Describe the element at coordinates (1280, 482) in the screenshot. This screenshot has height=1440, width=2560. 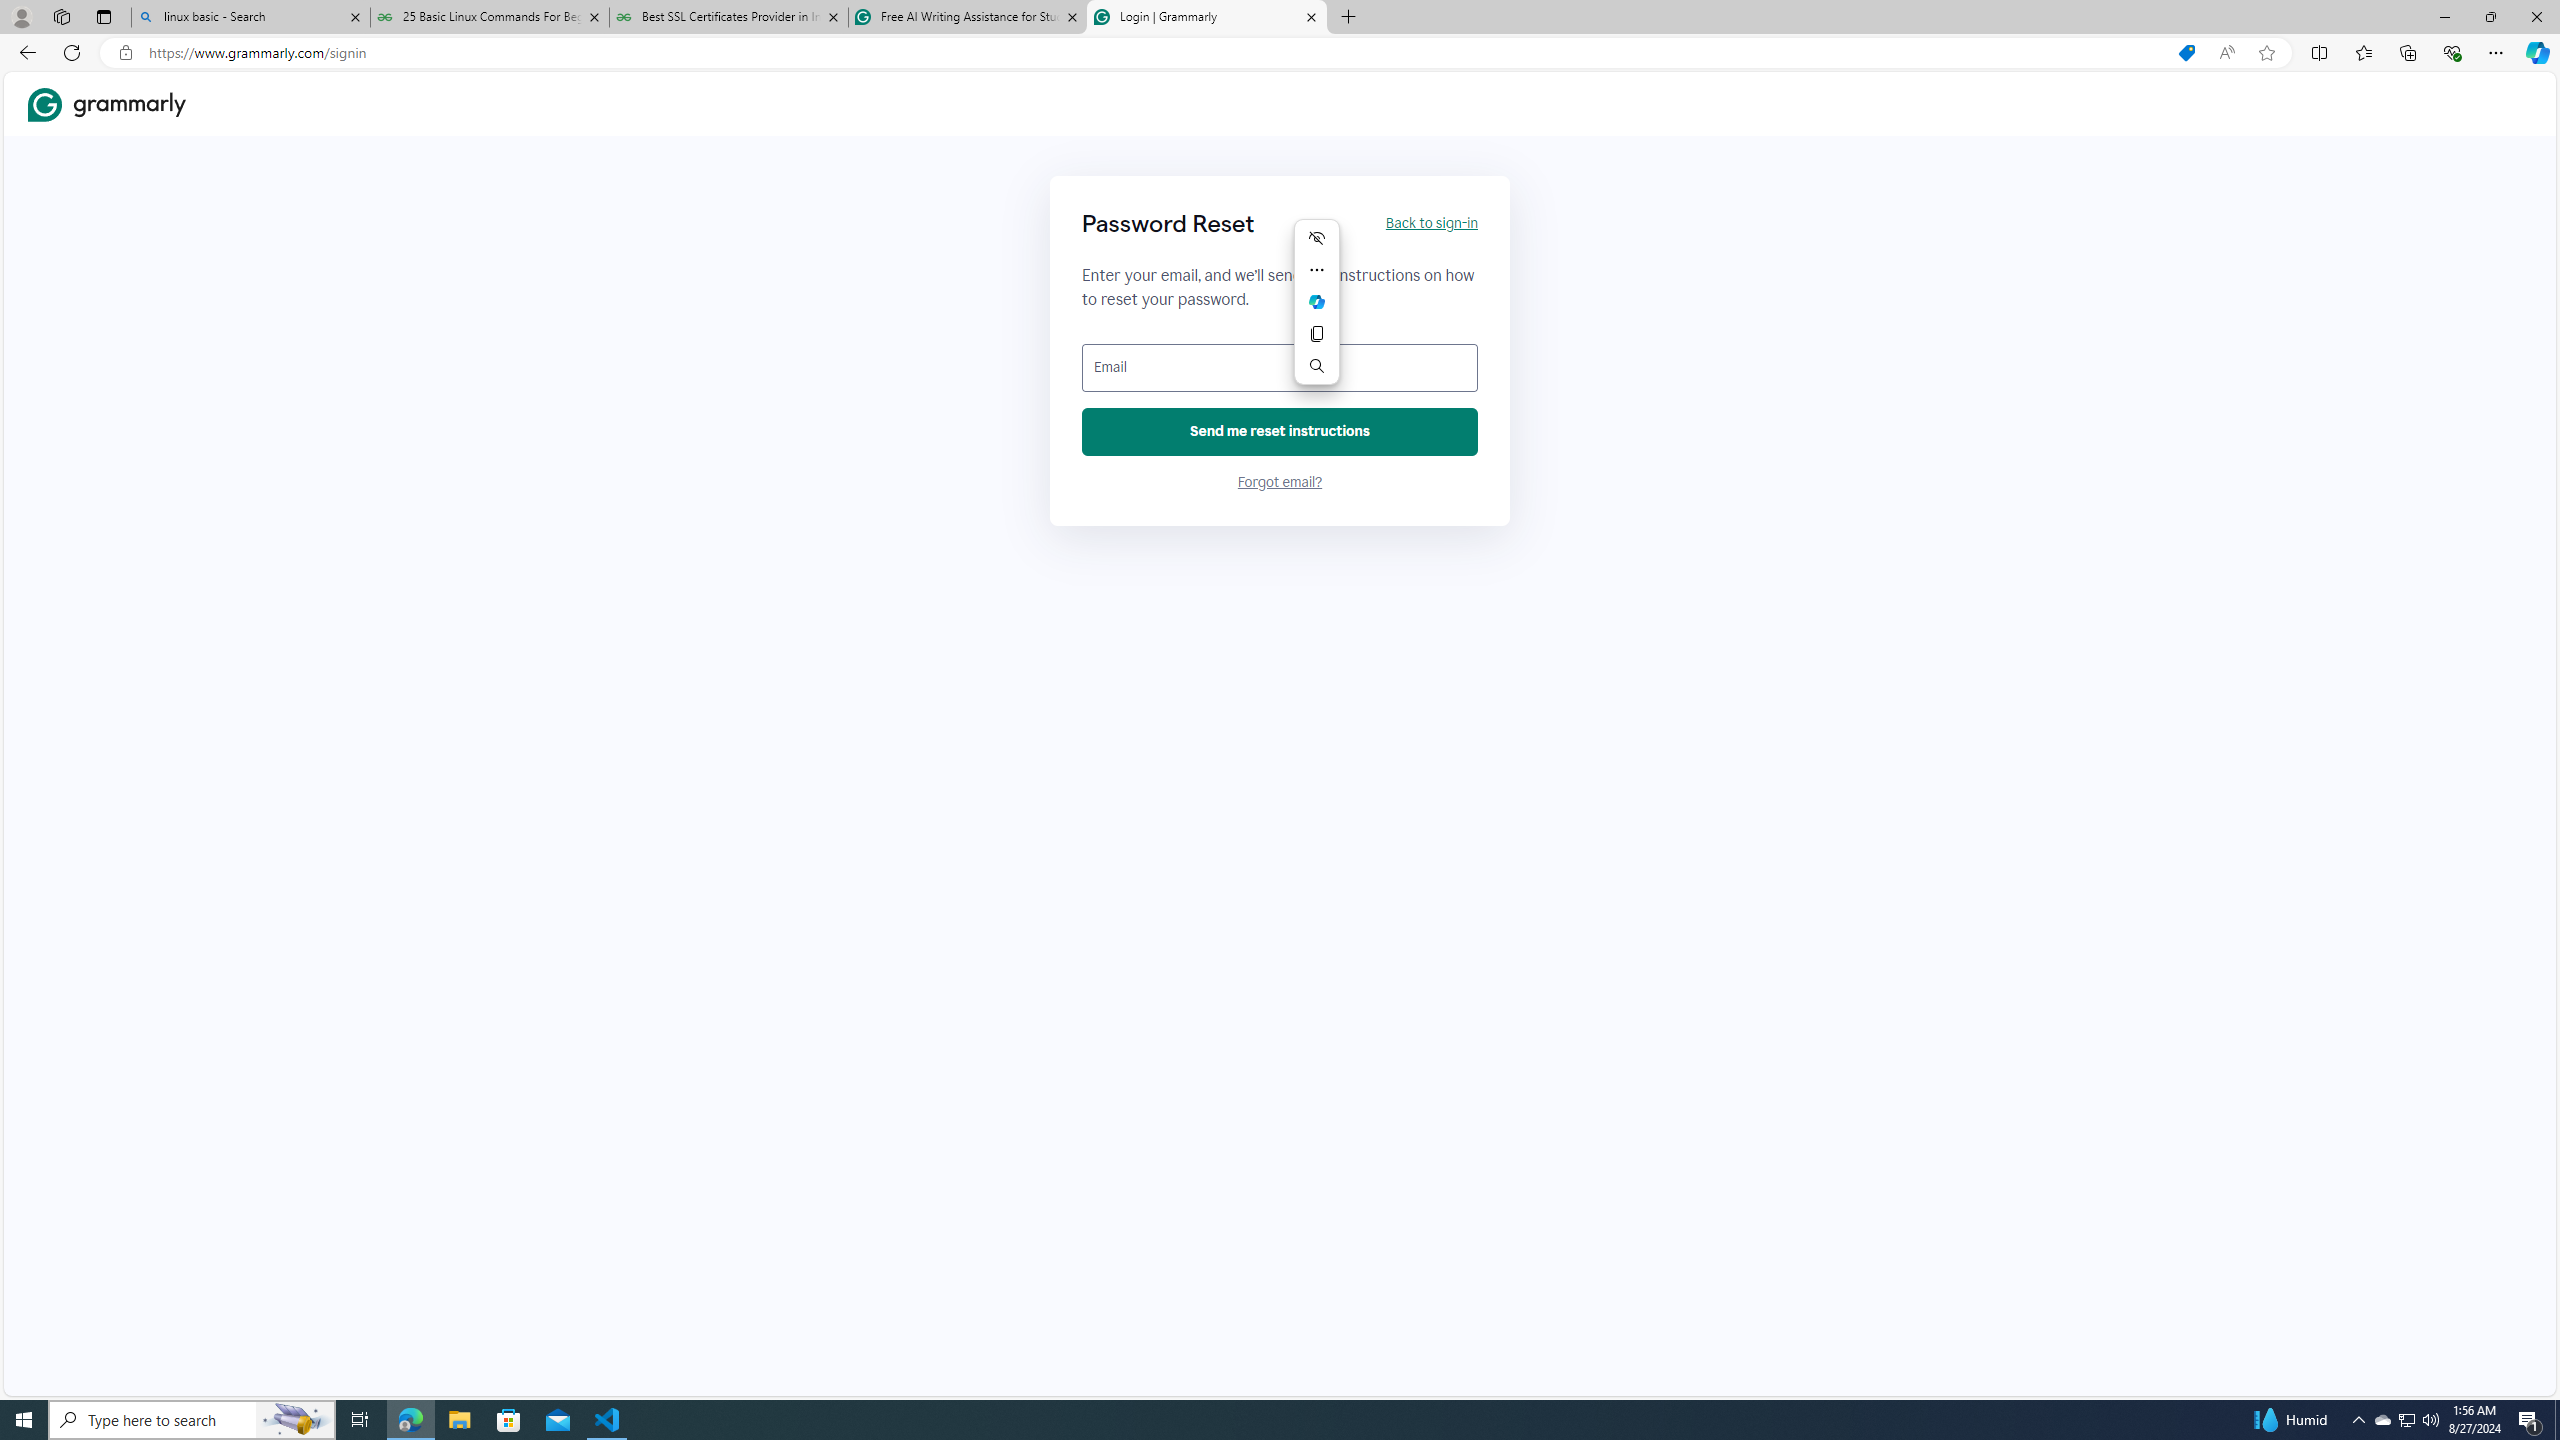
I see `'Forgot email?'` at that location.